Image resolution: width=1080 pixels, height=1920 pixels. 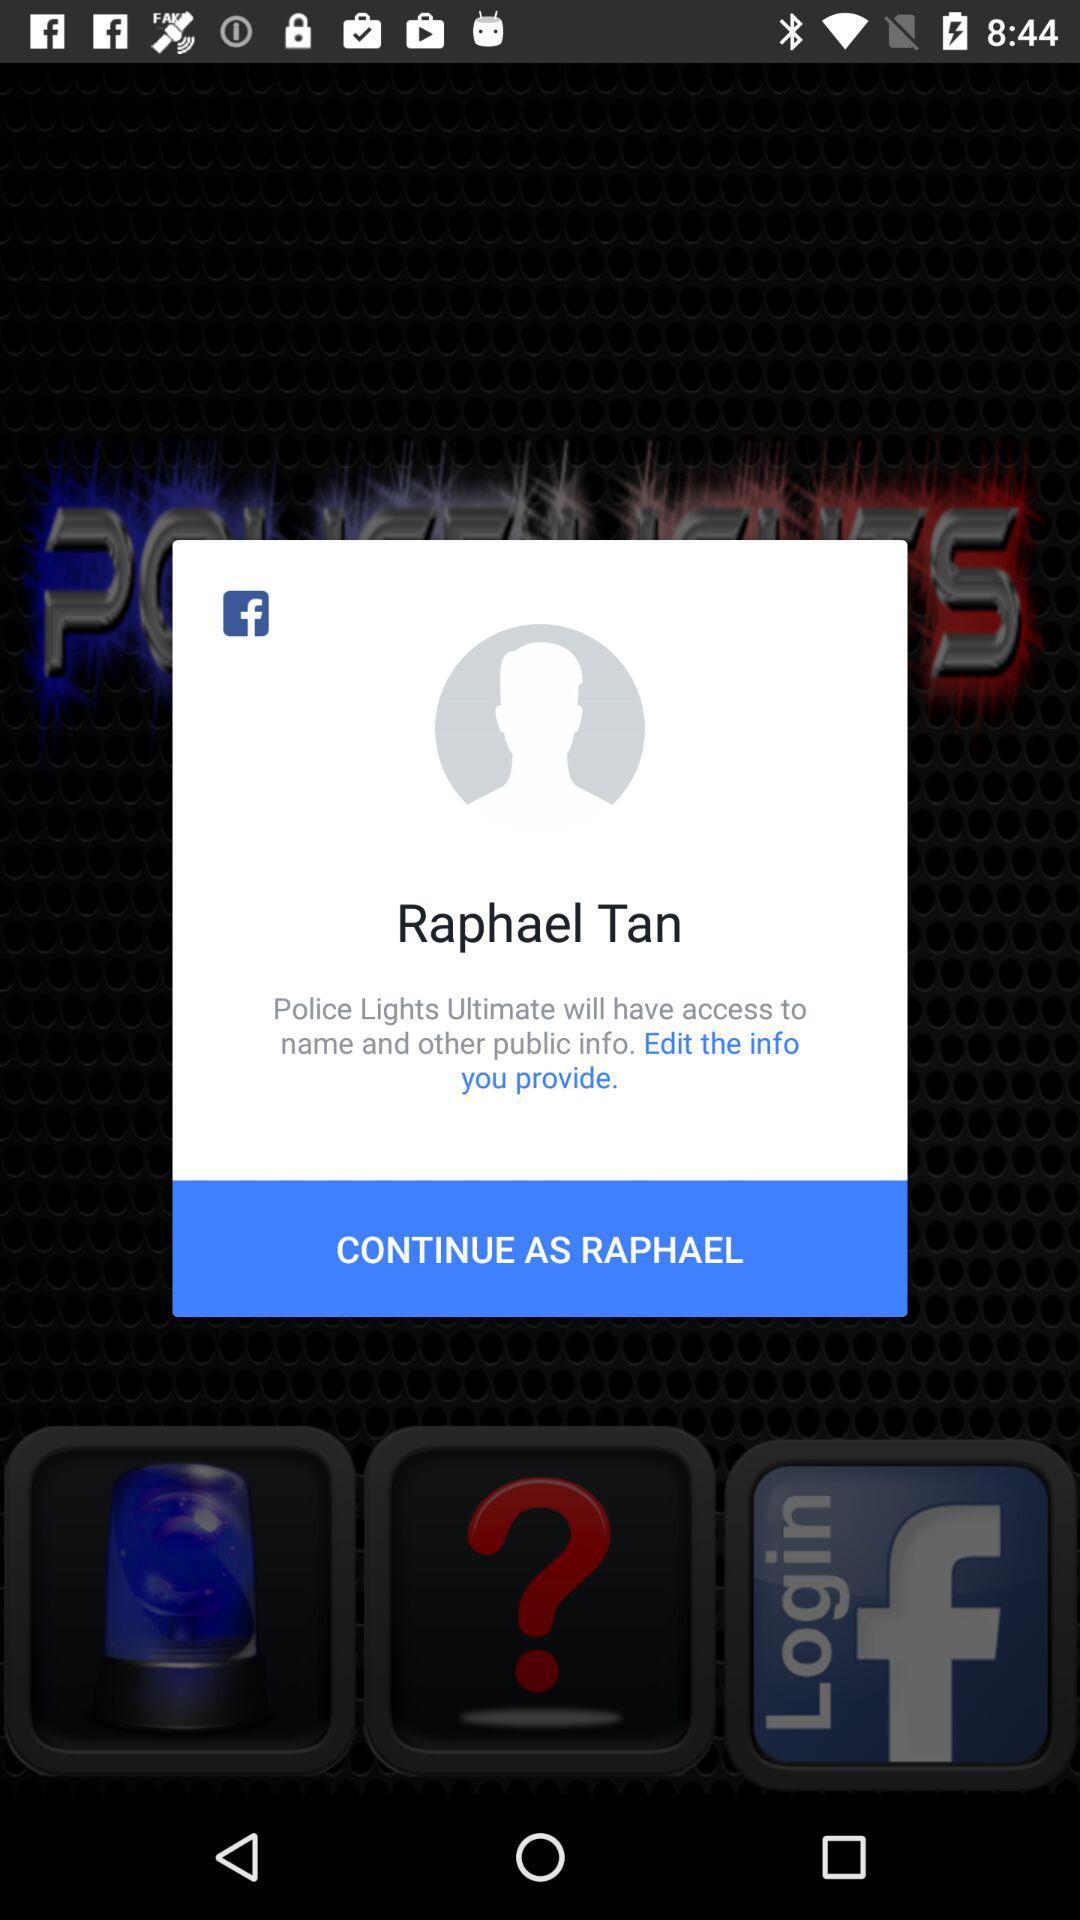 I want to click on the item below police lights ultimate item, so click(x=540, y=1247).